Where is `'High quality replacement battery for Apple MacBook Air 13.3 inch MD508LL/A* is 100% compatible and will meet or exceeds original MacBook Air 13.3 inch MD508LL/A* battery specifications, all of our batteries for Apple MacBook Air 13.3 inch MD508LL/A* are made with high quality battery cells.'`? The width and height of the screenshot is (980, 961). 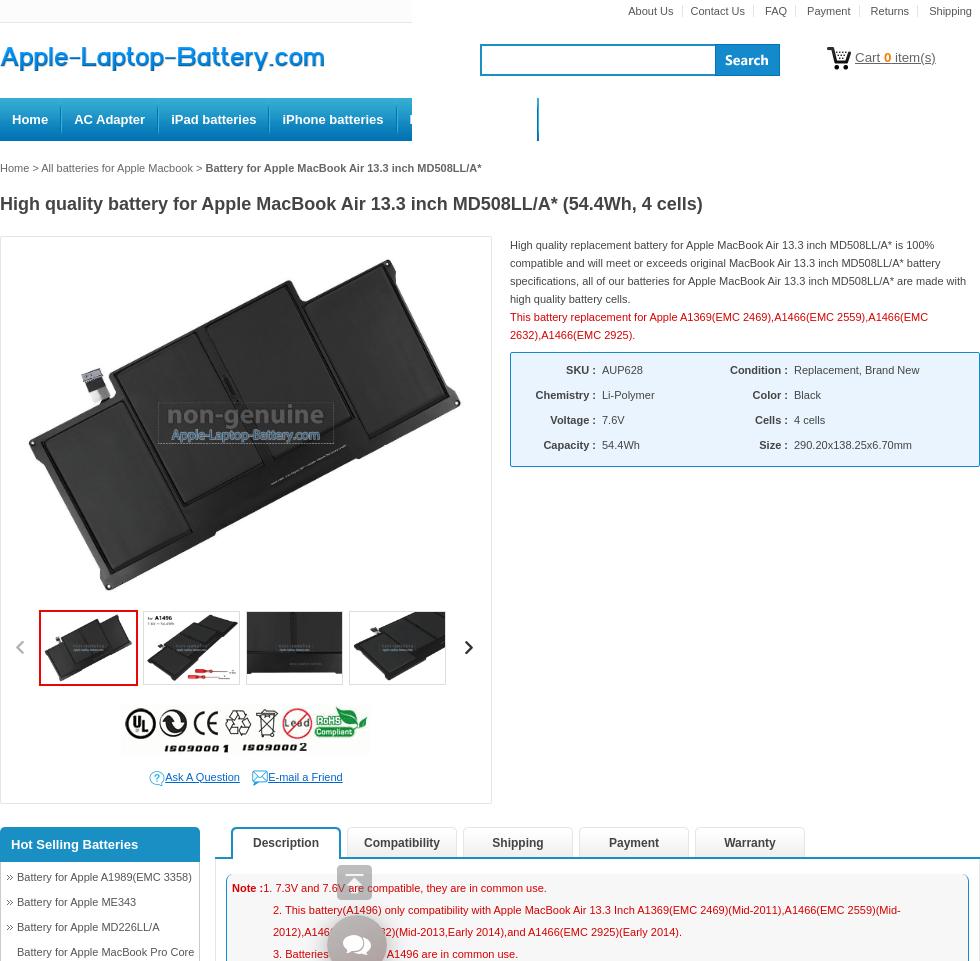
'High quality replacement battery for Apple MacBook Air 13.3 inch MD508LL/A* is 100% compatible and will meet or exceeds original MacBook Air 13.3 inch MD508LL/A* battery specifications, all of our batteries for Apple MacBook Air 13.3 inch MD508LL/A* are made with high quality battery cells.' is located at coordinates (738, 271).